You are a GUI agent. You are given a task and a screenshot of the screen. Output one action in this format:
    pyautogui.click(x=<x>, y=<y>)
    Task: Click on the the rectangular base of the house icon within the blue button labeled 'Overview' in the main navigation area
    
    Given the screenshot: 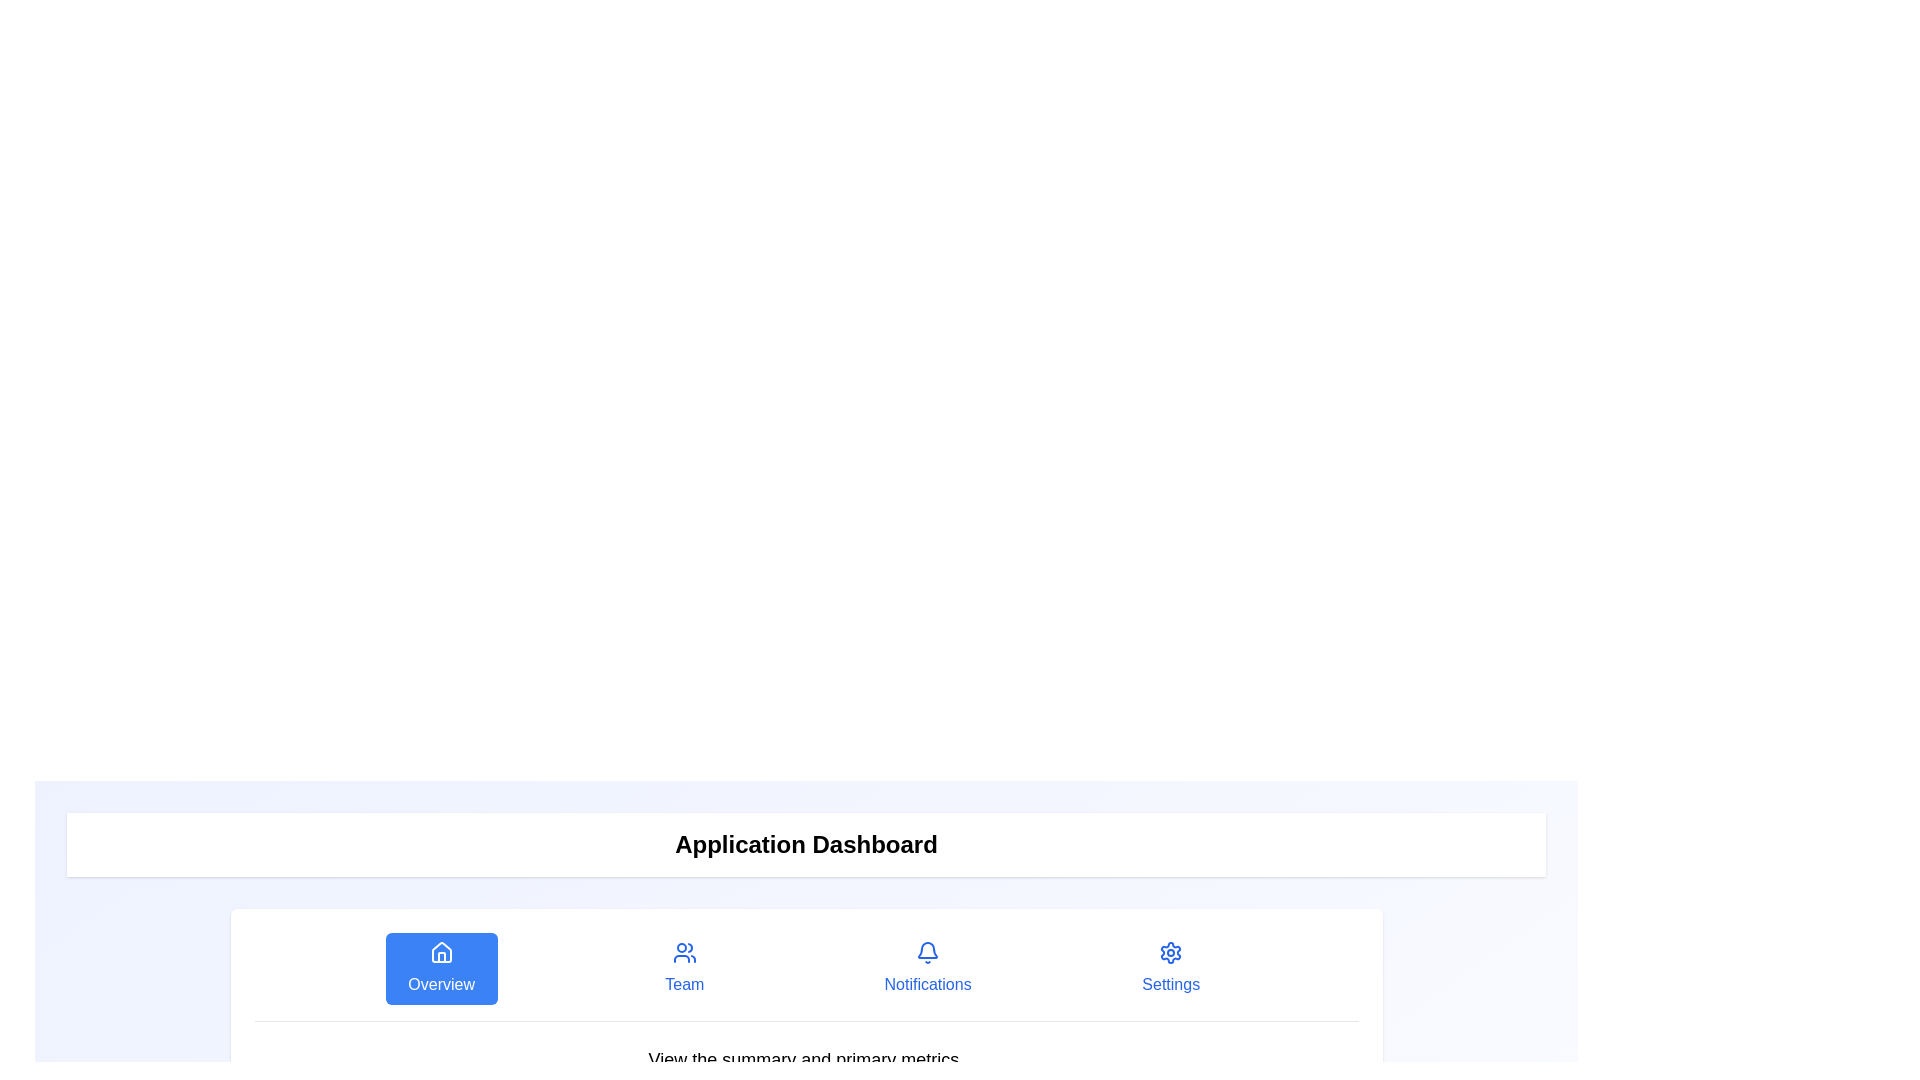 What is the action you would take?
    pyautogui.click(x=440, y=956)
    